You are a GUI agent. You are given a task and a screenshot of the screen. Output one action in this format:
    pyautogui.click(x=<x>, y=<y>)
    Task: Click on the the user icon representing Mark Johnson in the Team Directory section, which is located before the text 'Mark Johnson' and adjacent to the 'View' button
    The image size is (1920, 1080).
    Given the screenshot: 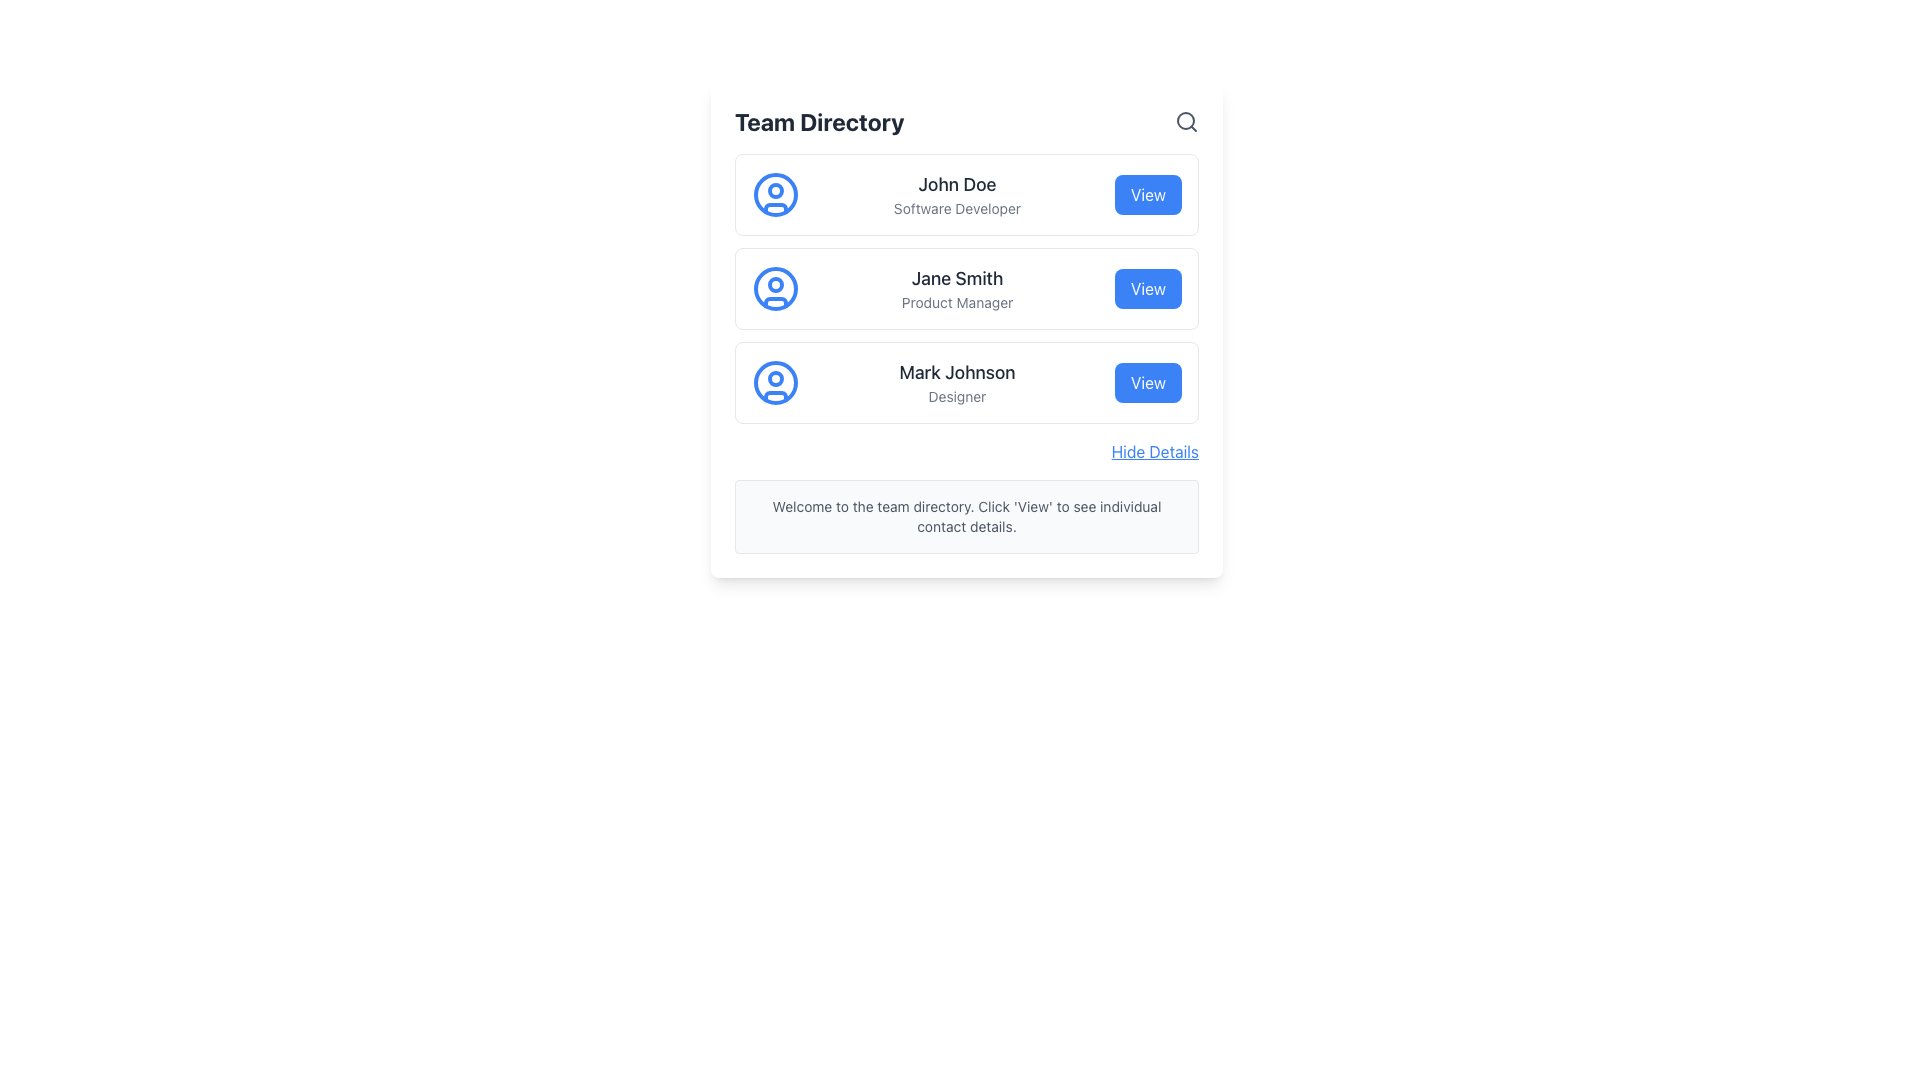 What is the action you would take?
    pyautogui.click(x=775, y=382)
    